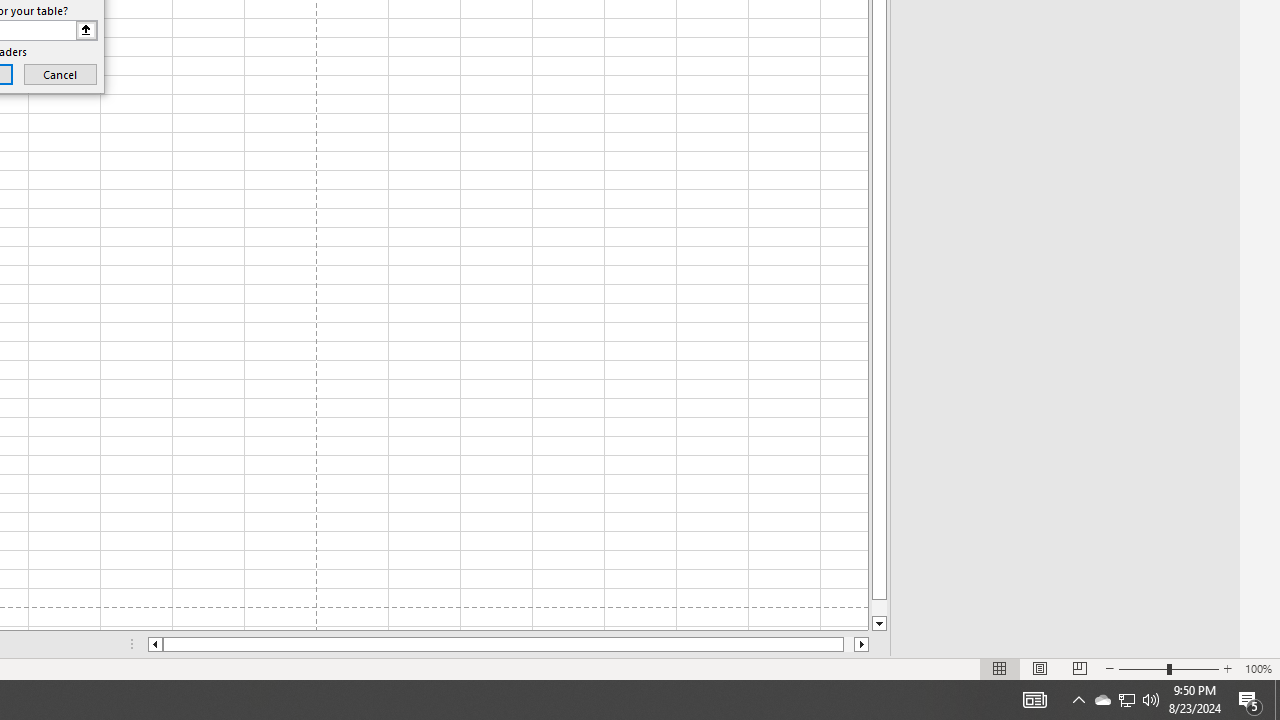 The width and height of the screenshot is (1280, 720). What do you see at coordinates (508, 644) in the screenshot?
I see `'Class: NetUIScrollBar'` at bounding box center [508, 644].